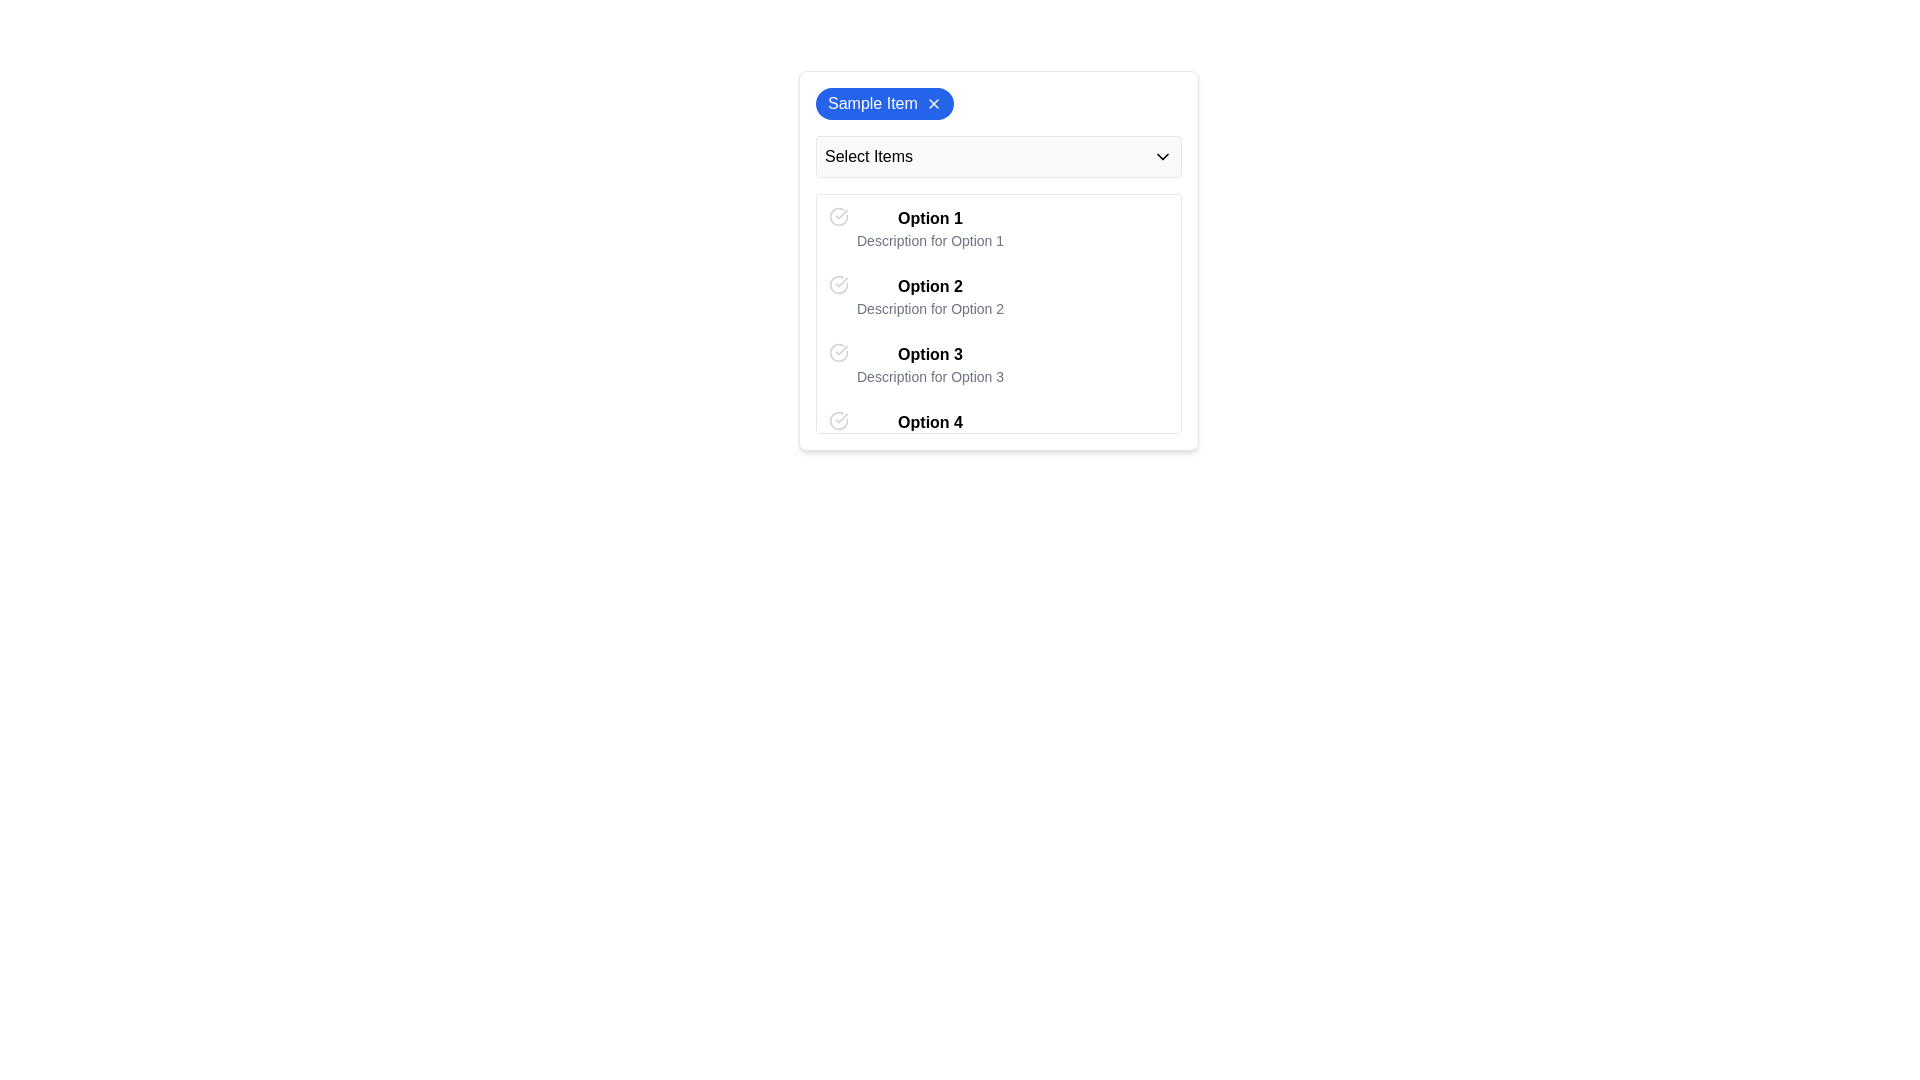  Describe the element at coordinates (1162, 156) in the screenshot. I see `the Chevron Down icon located at the far right of the 'Select Items' dropdown menu` at that location.